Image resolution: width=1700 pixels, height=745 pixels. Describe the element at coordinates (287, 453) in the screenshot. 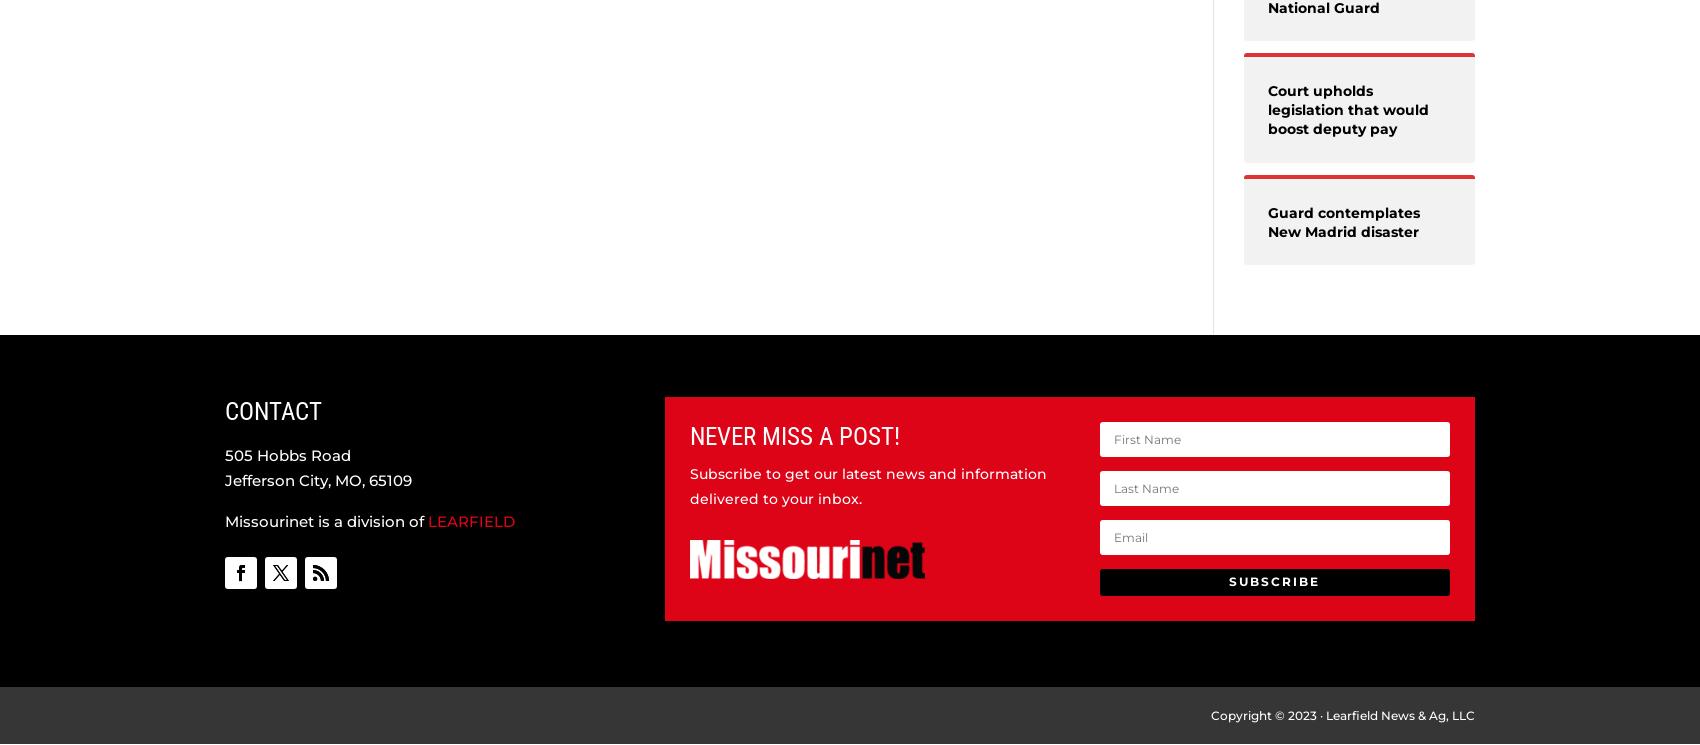

I see `'505 Hobbs Road'` at that location.